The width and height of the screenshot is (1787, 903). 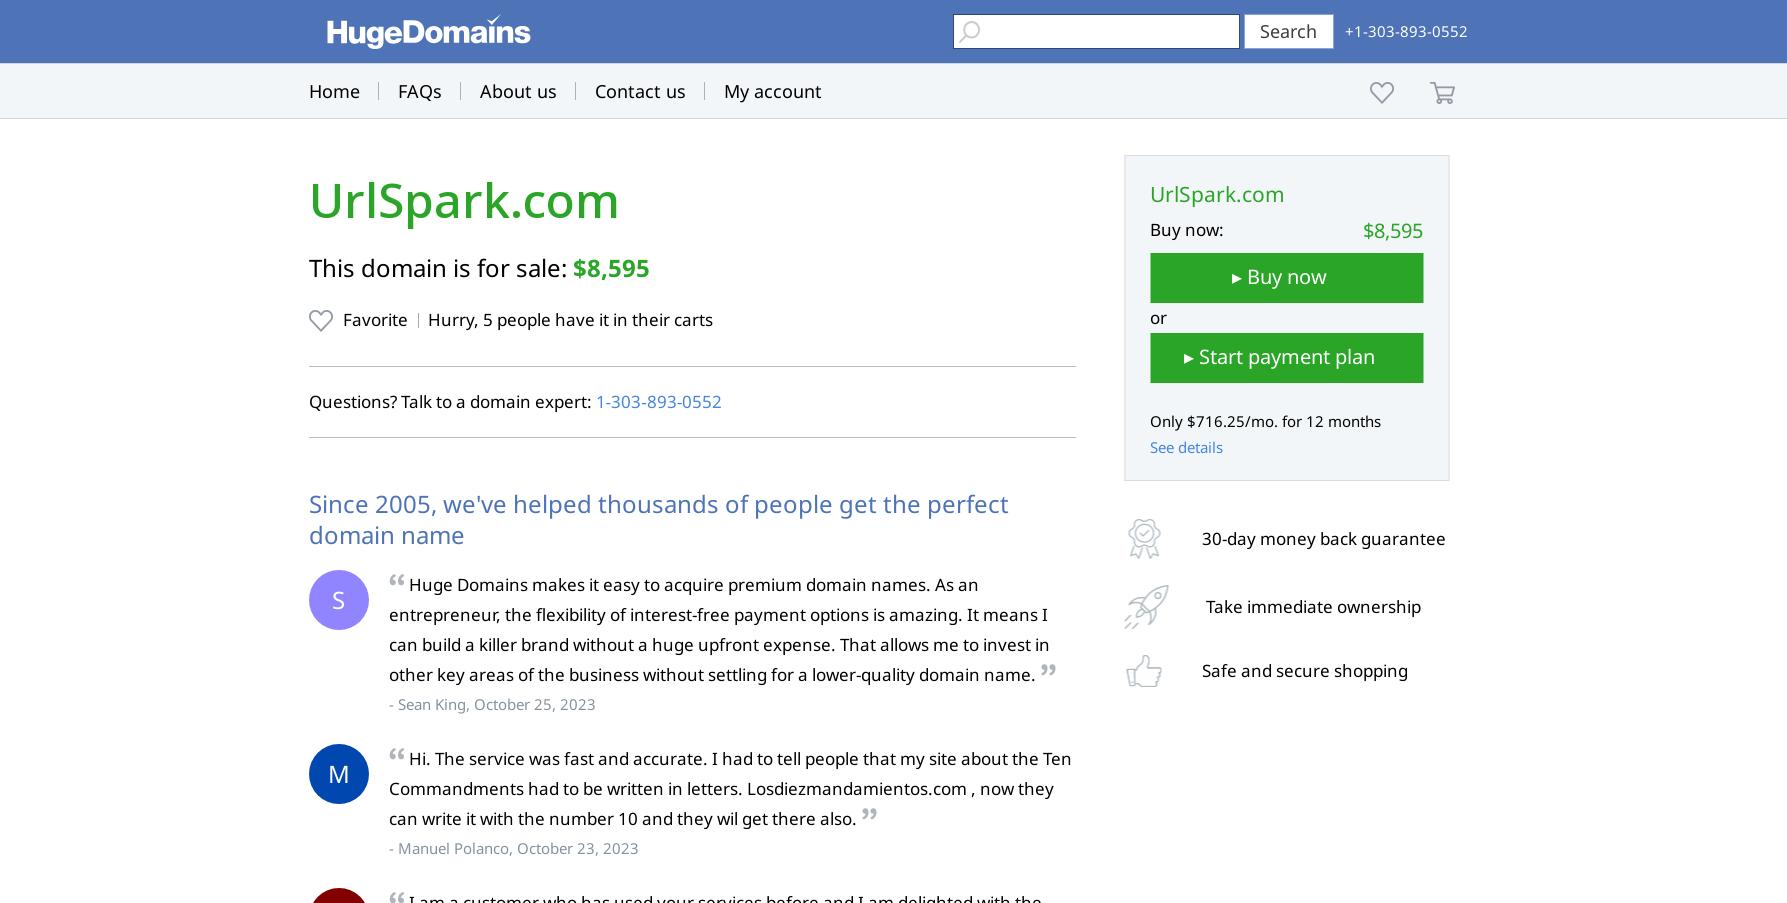 What do you see at coordinates (336, 773) in the screenshot?
I see `'M'` at bounding box center [336, 773].